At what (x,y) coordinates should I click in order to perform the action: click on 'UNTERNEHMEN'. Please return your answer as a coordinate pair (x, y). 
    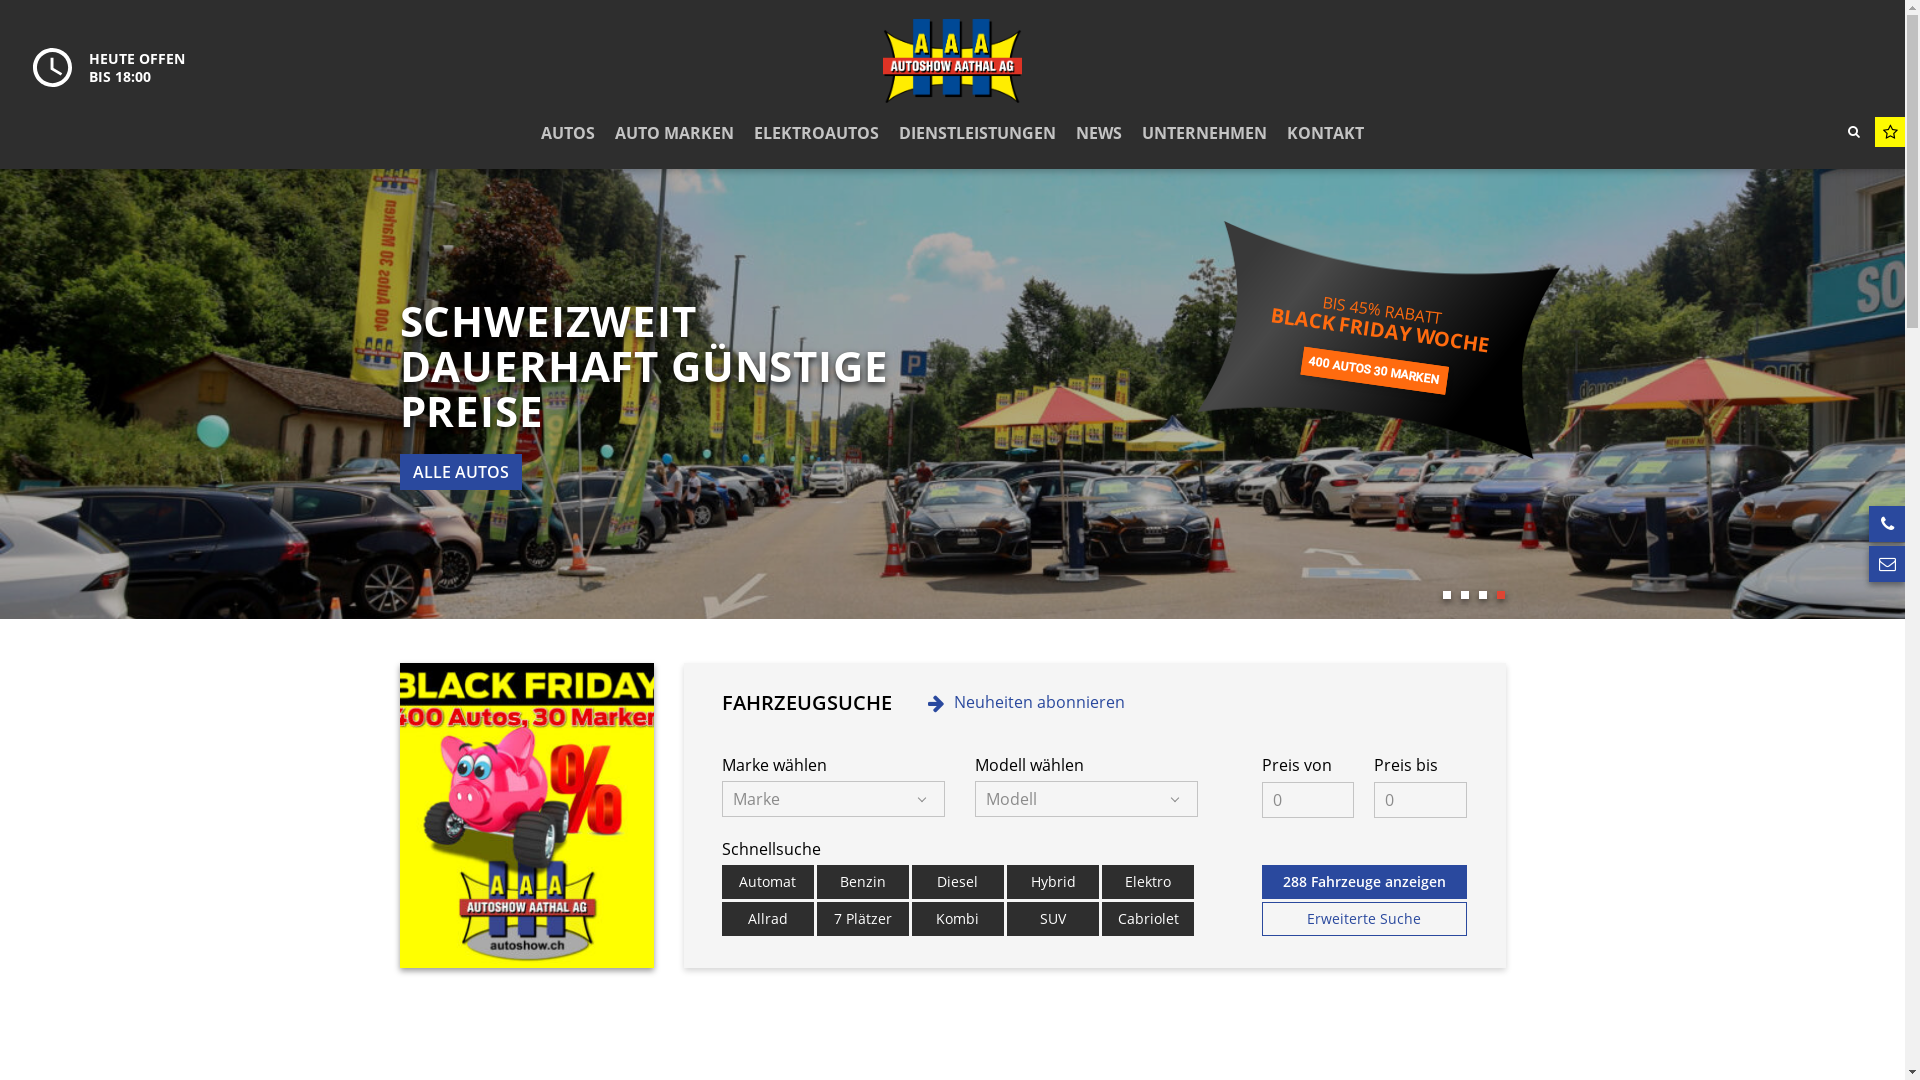
    Looking at the image, I should click on (1203, 133).